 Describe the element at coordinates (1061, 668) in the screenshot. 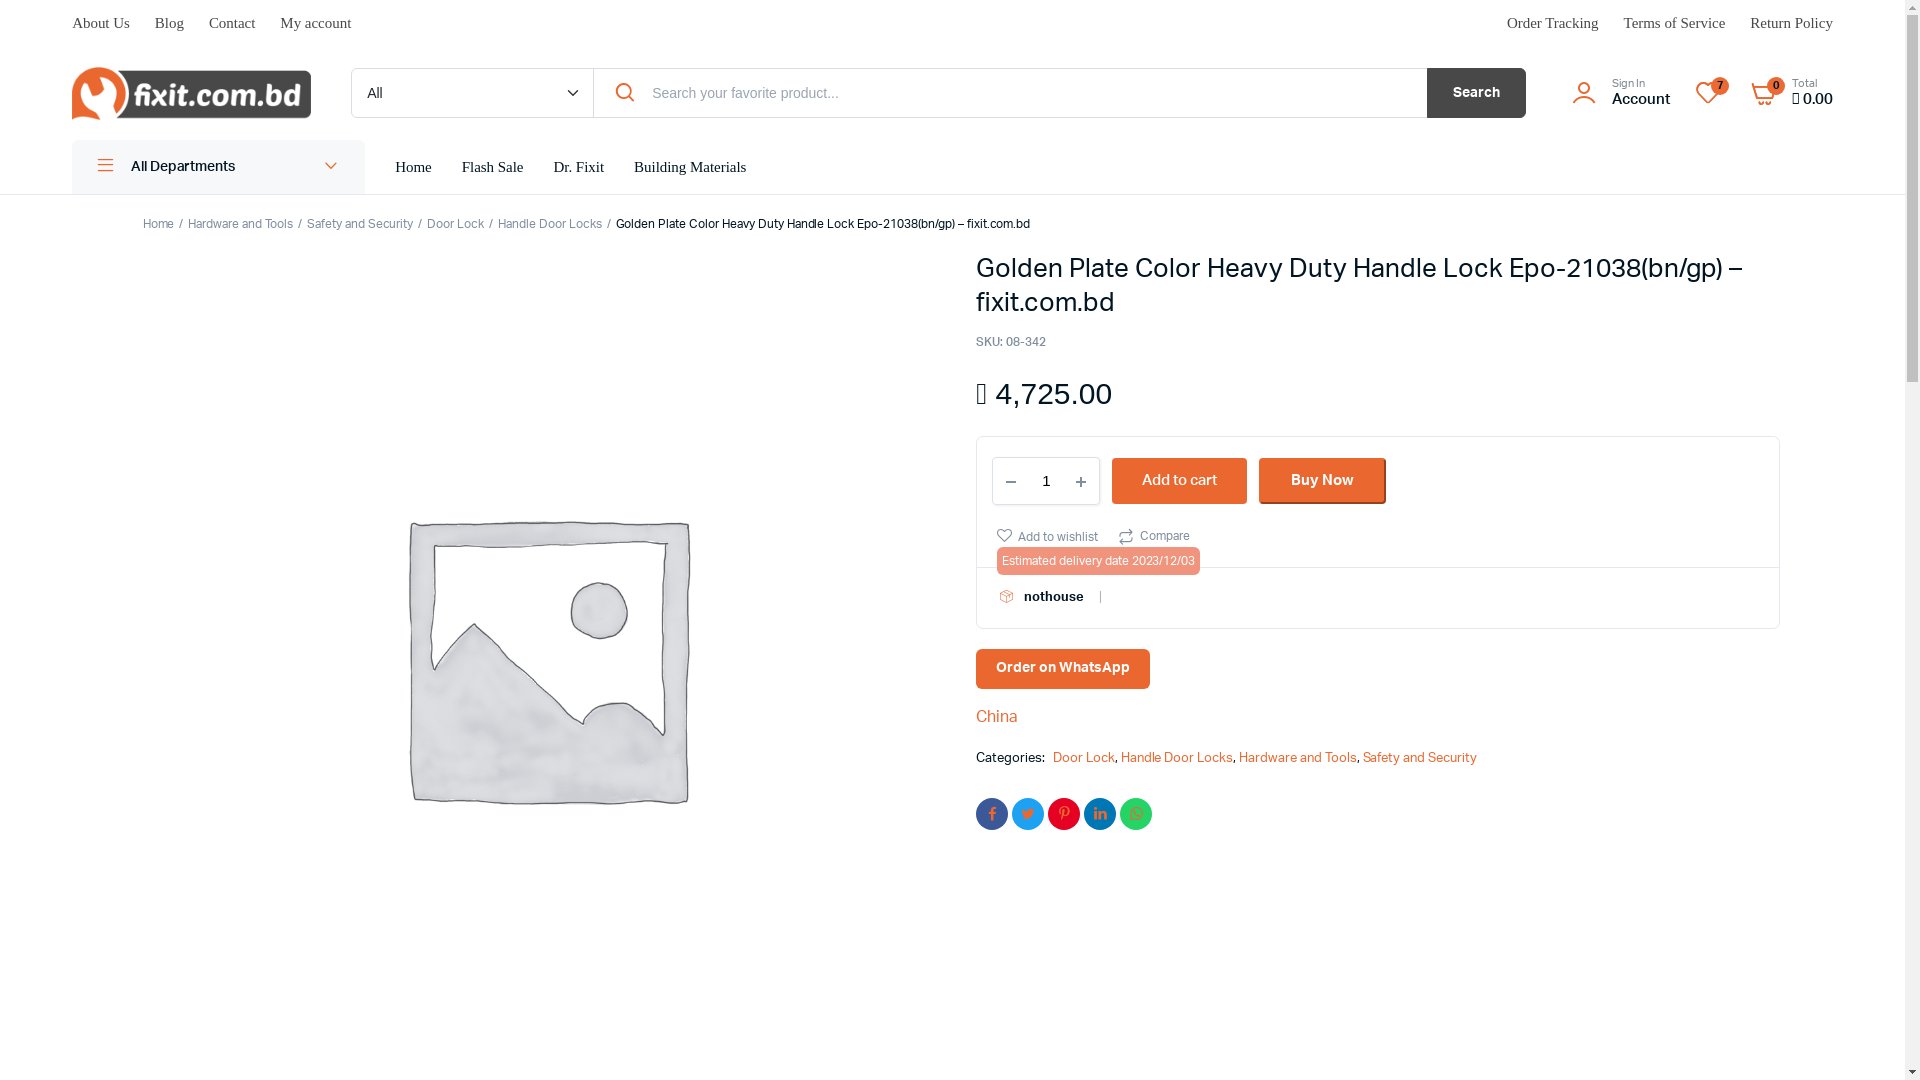

I see `'Order on WhatsApp'` at that location.